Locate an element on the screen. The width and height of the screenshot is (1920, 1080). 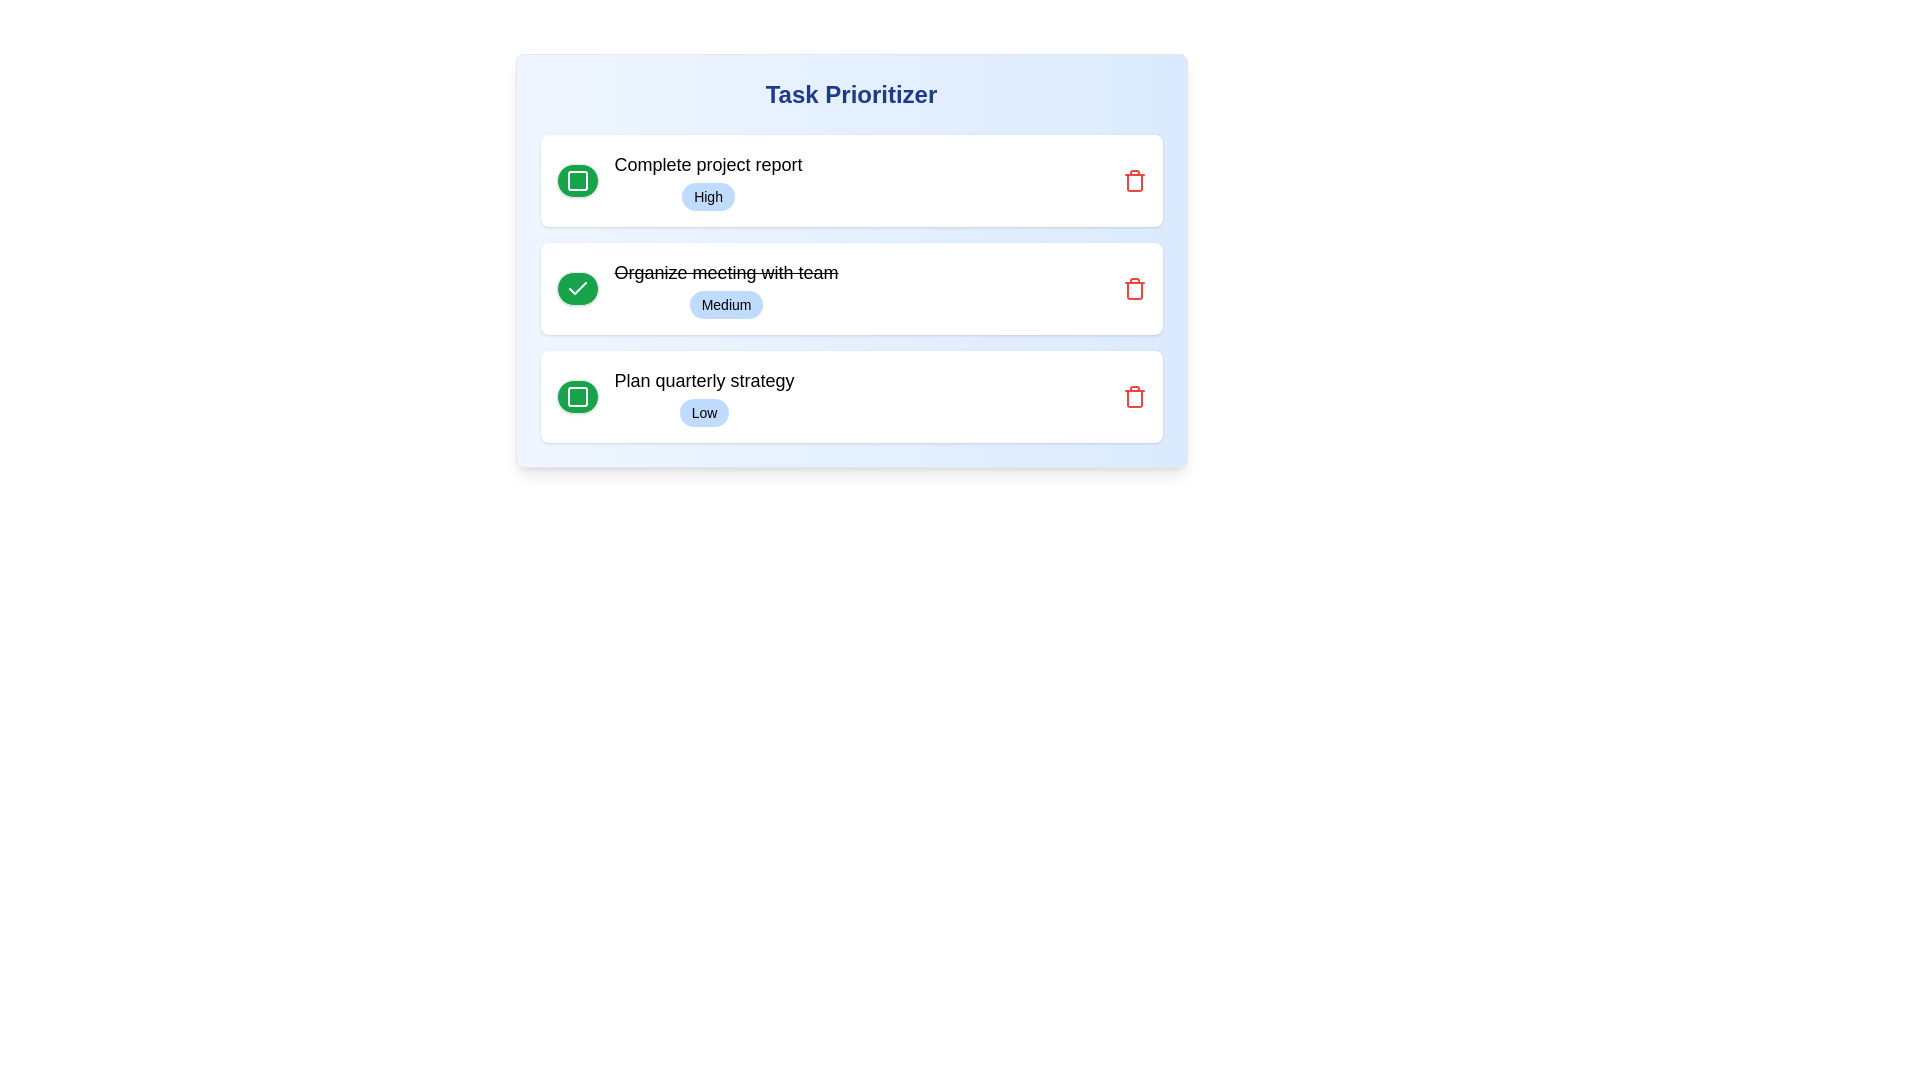
the text label displaying 'Plan quarterly strategy' which is positioned within the bottom-most card of the vertical list in the task prioritization interface is located at coordinates (704, 381).